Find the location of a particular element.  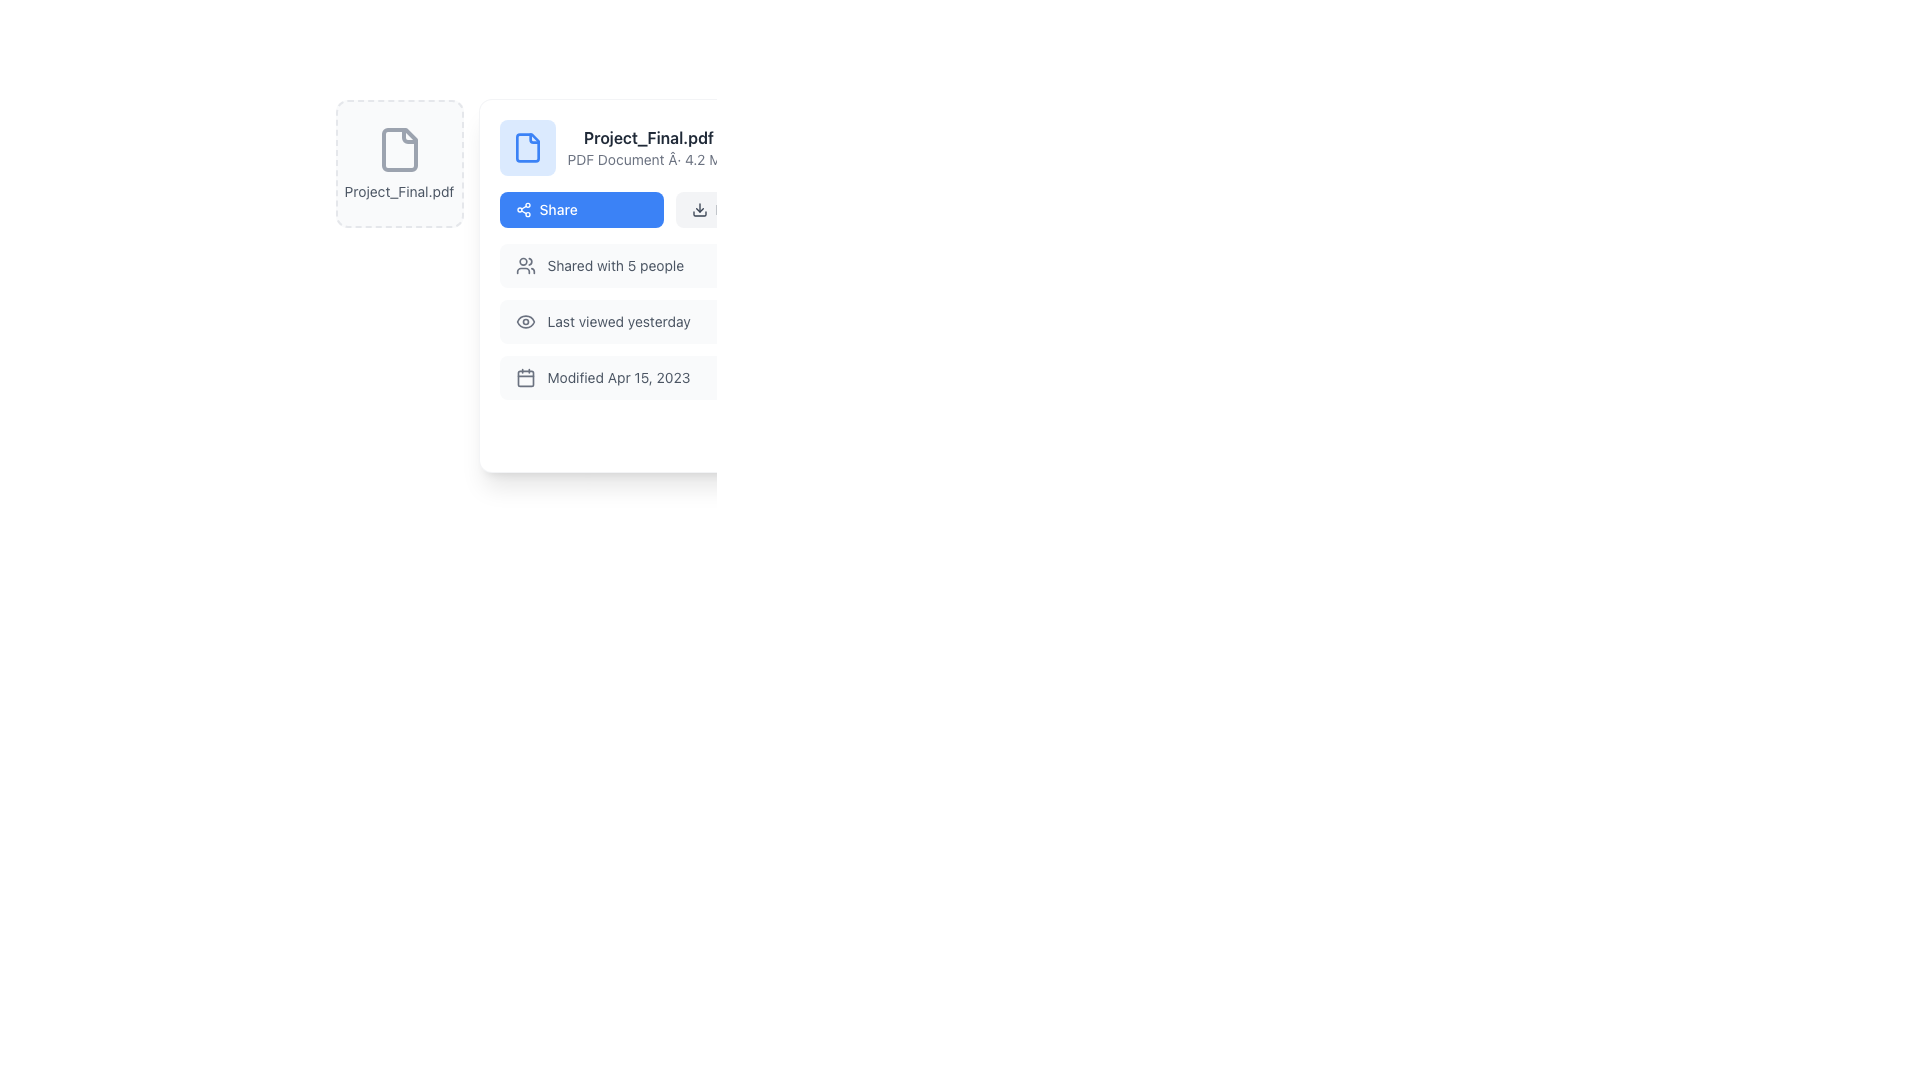

the static text label that reads 'Shared with 5 people', which is styled in small gray font and accompanied by an icon of group-like figures, located in the middle section of a card-like interface is located at coordinates (598, 265).